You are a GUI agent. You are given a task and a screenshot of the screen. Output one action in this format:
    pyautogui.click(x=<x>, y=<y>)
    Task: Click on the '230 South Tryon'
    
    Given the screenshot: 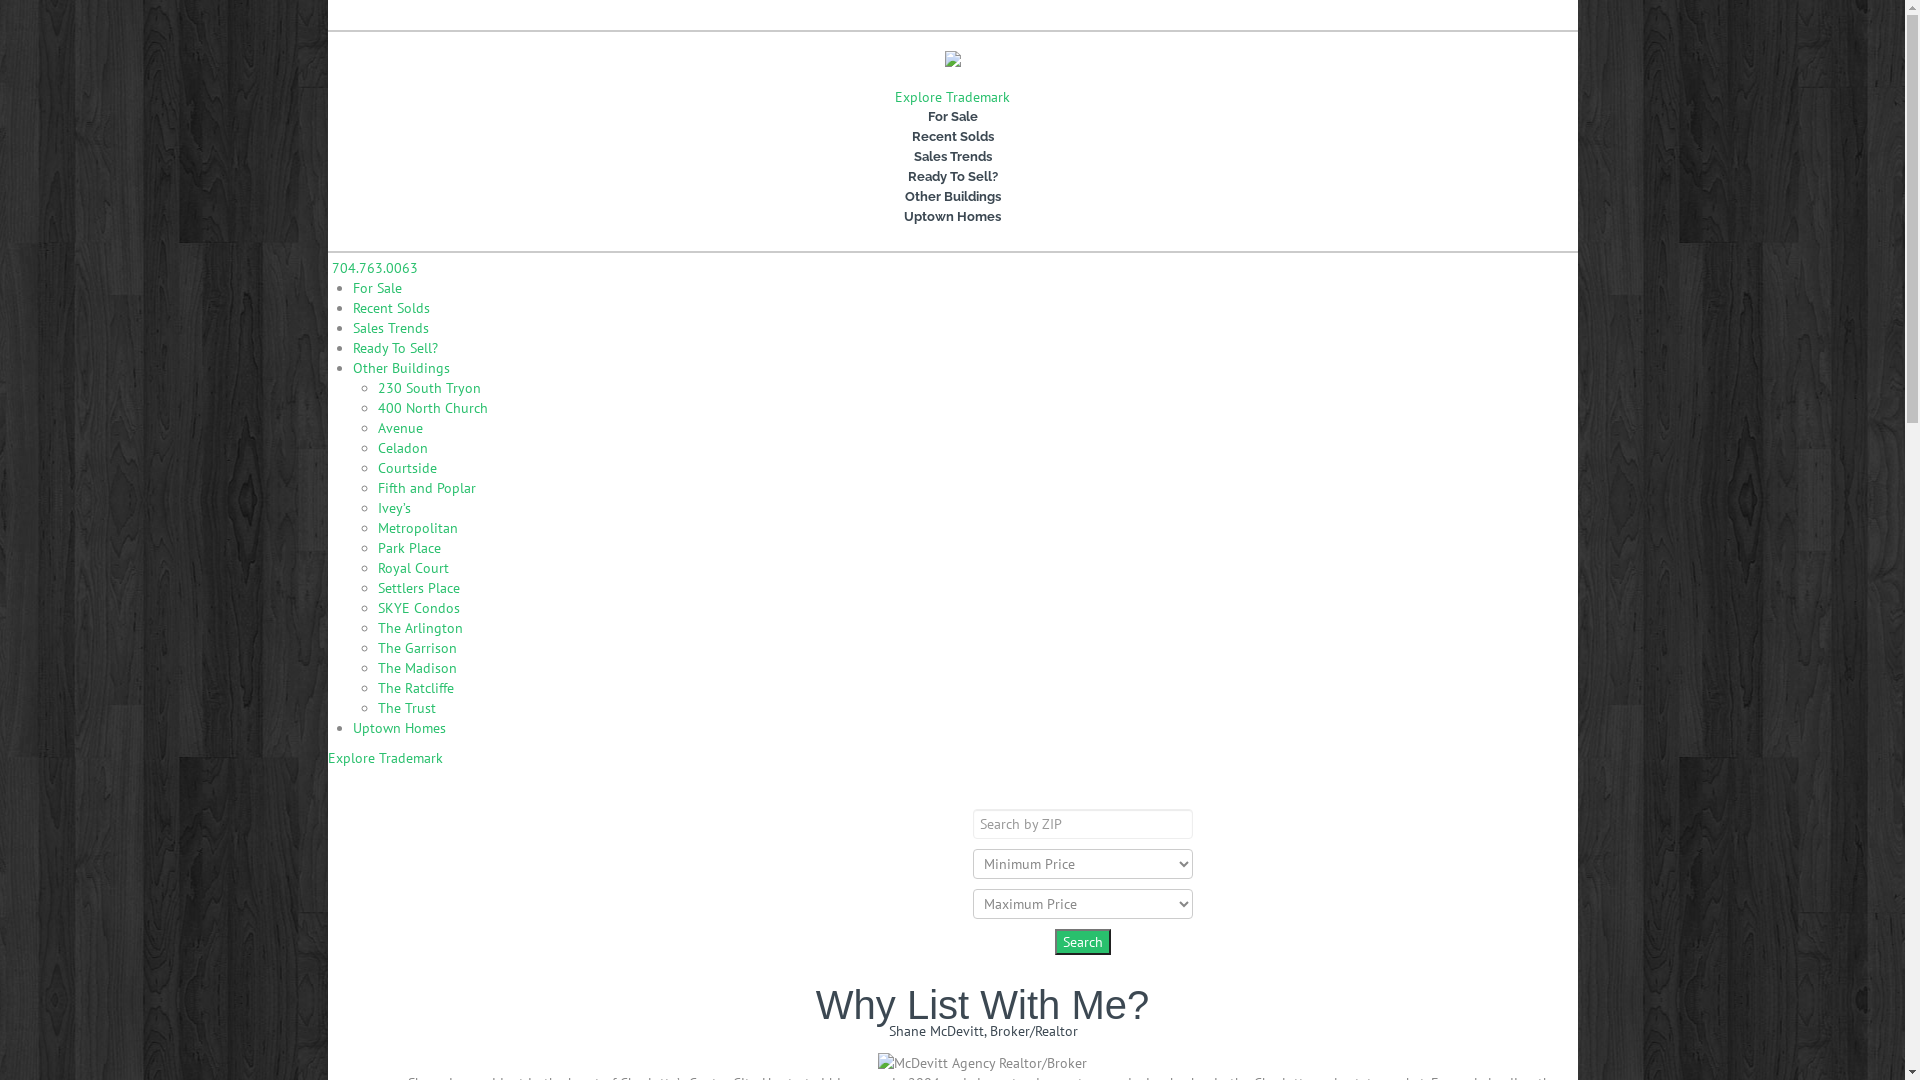 What is the action you would take?
    pyautogui.click(x=428, y=388)
    